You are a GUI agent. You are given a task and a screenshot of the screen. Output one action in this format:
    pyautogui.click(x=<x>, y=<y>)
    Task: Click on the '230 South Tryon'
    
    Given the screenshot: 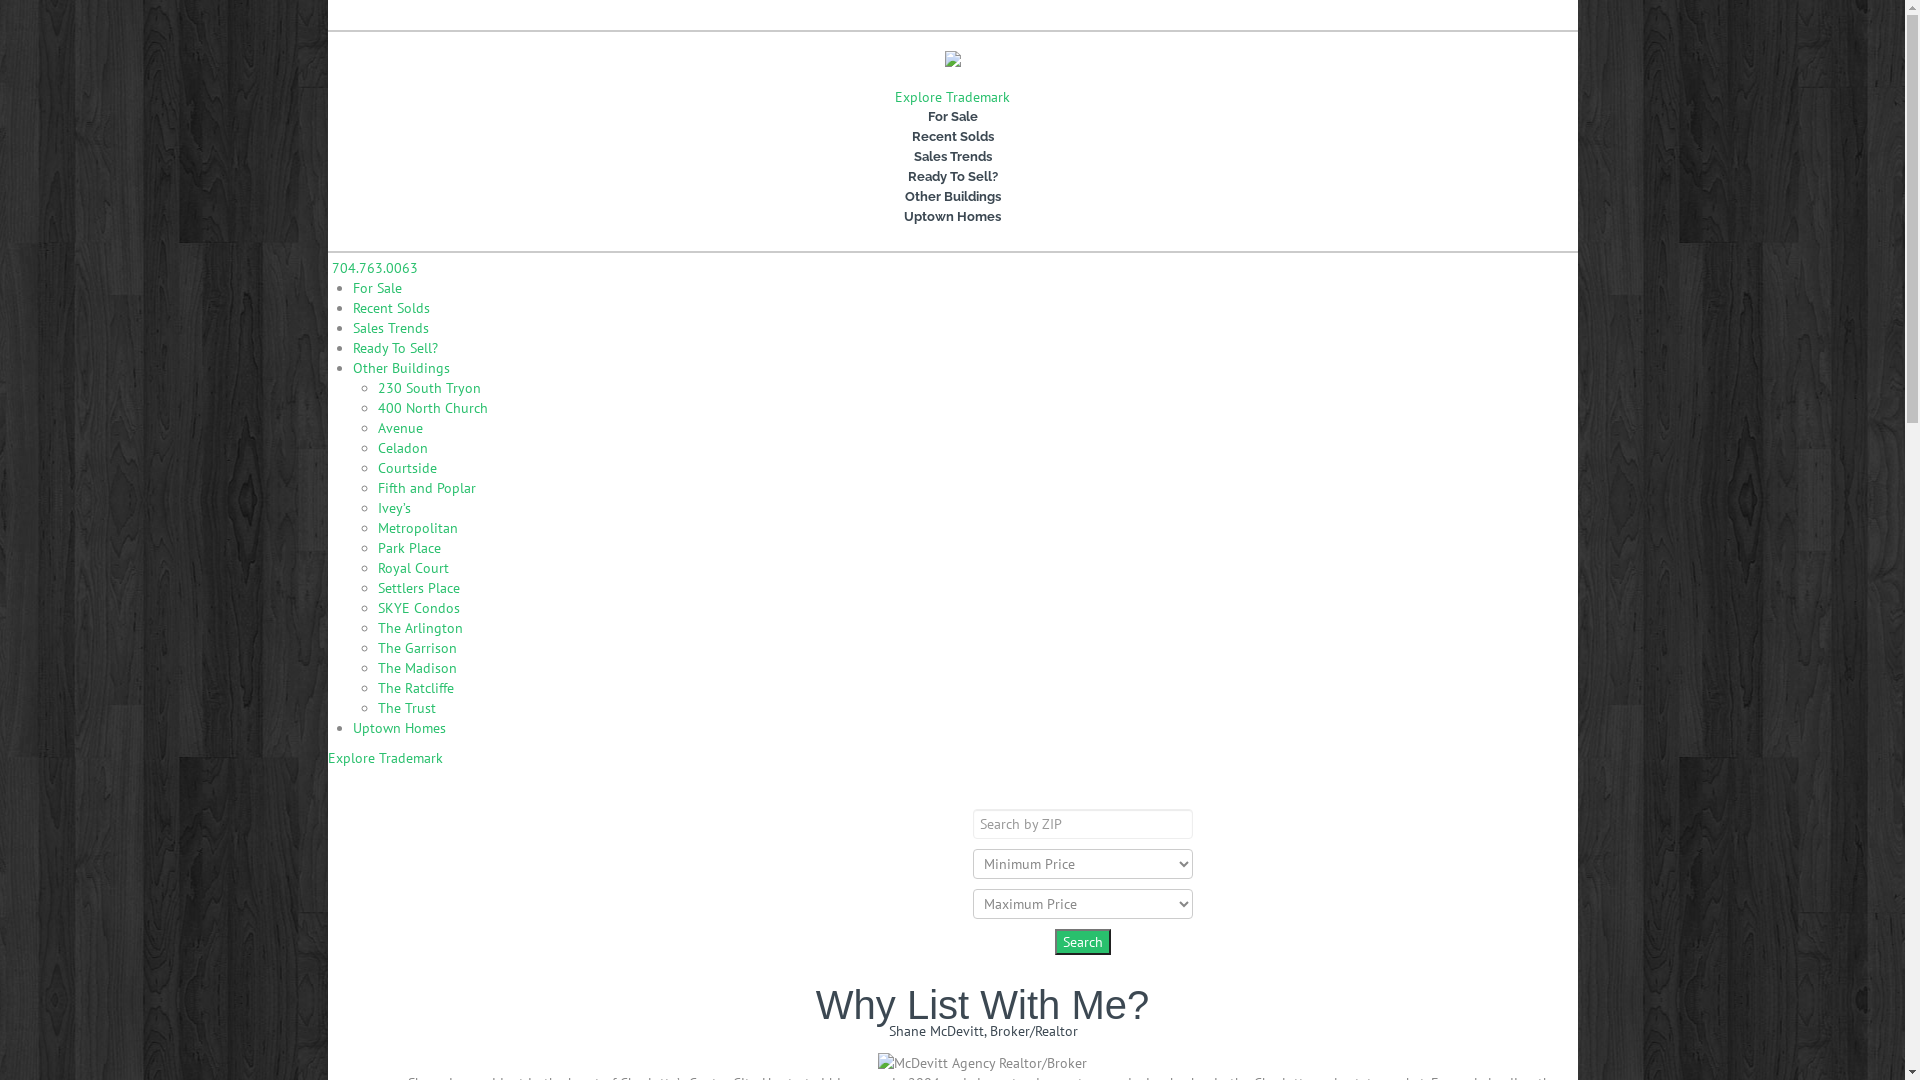 What is the action you would take?
    pyautogui.click(x=428, y=388)
    